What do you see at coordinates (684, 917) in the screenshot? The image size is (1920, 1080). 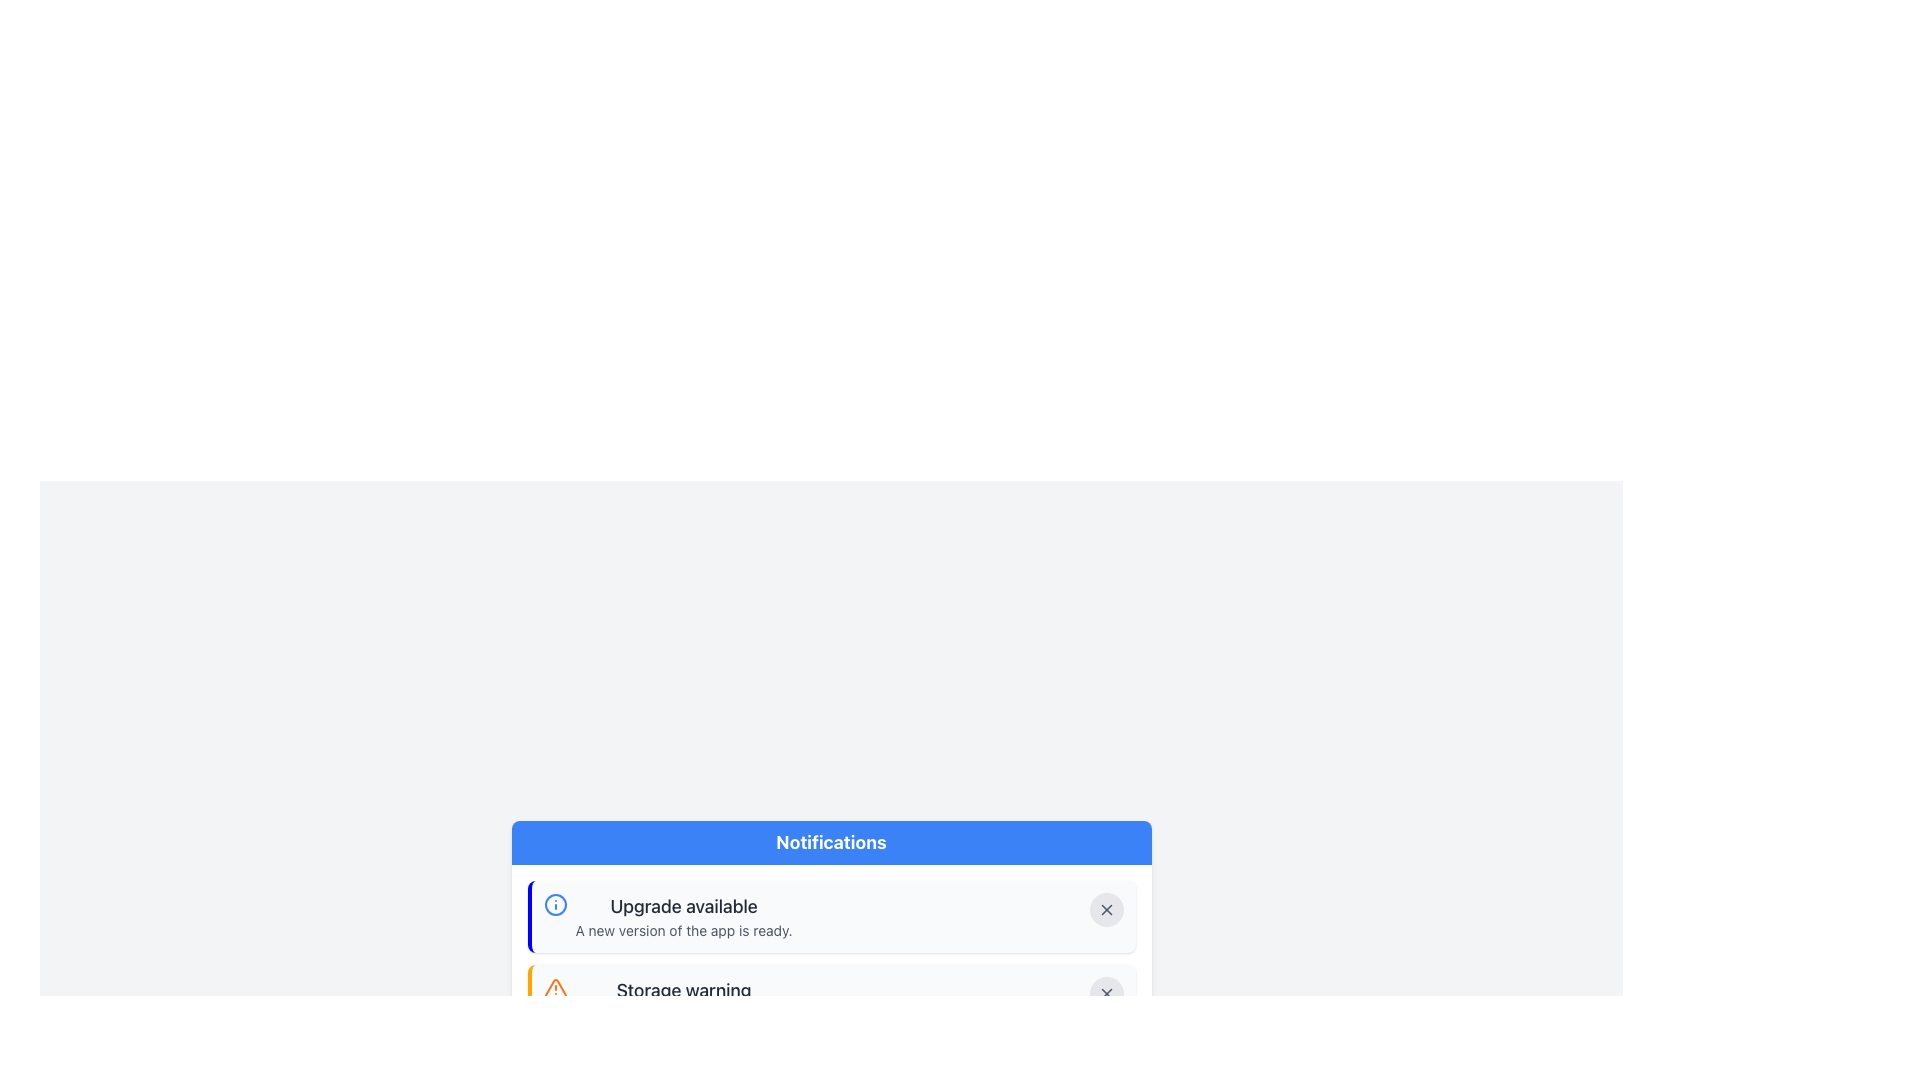 I see `the interactive Notification Text located below the 'Notifications' header in the uppermost notification card` at bounding box center [684, 917].